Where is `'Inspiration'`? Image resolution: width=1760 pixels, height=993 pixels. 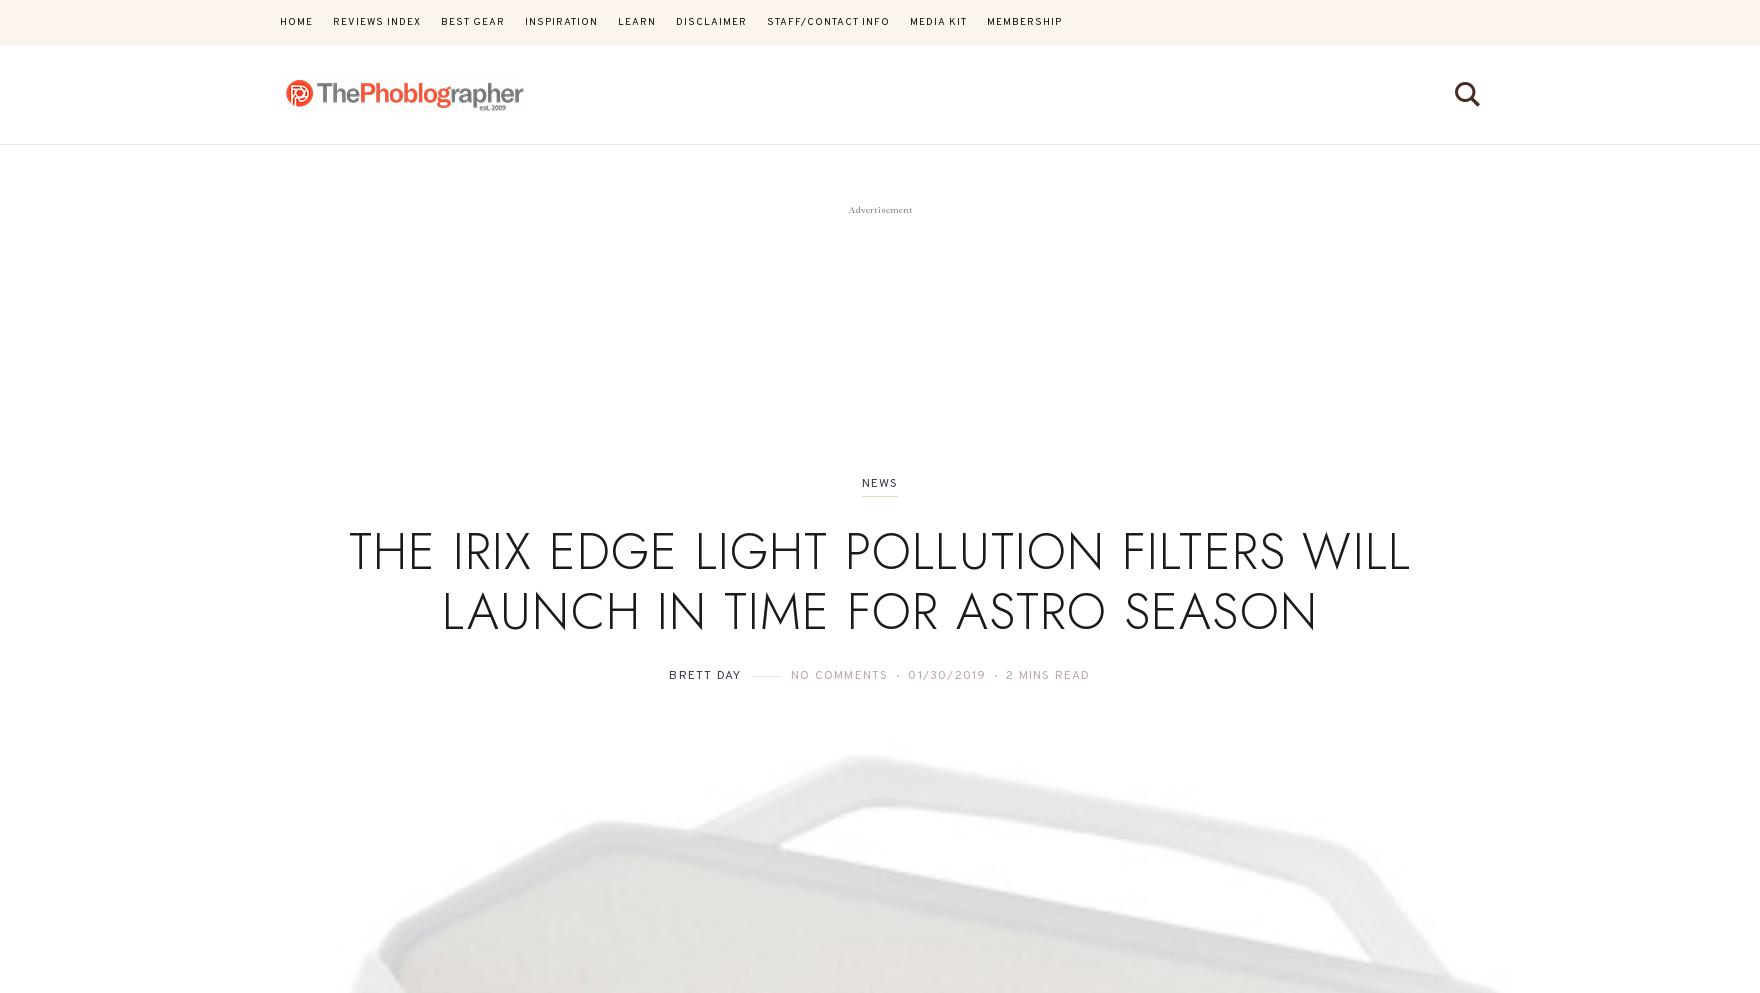 'Inspiration' is located at coordinates (525, 21).